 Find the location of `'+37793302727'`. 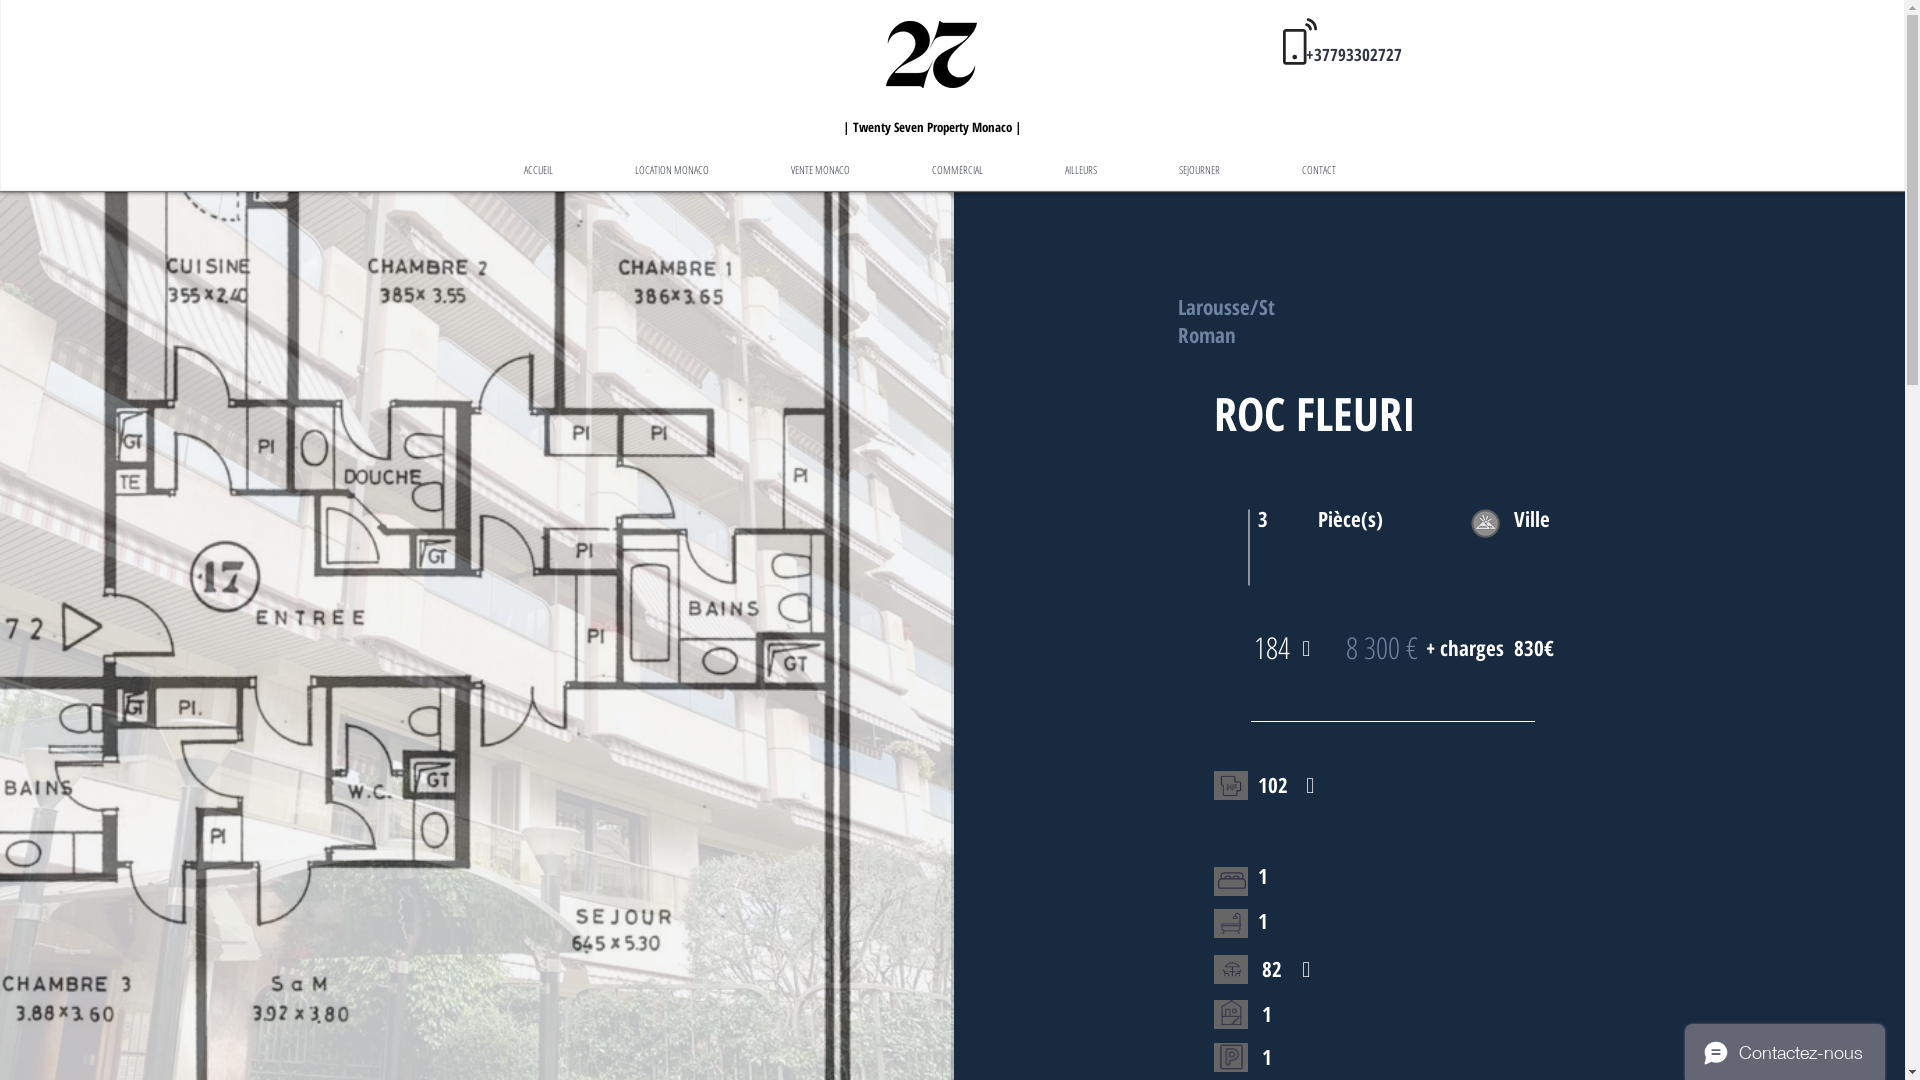

'+37793302727' is located at coordinates (1353, 53).